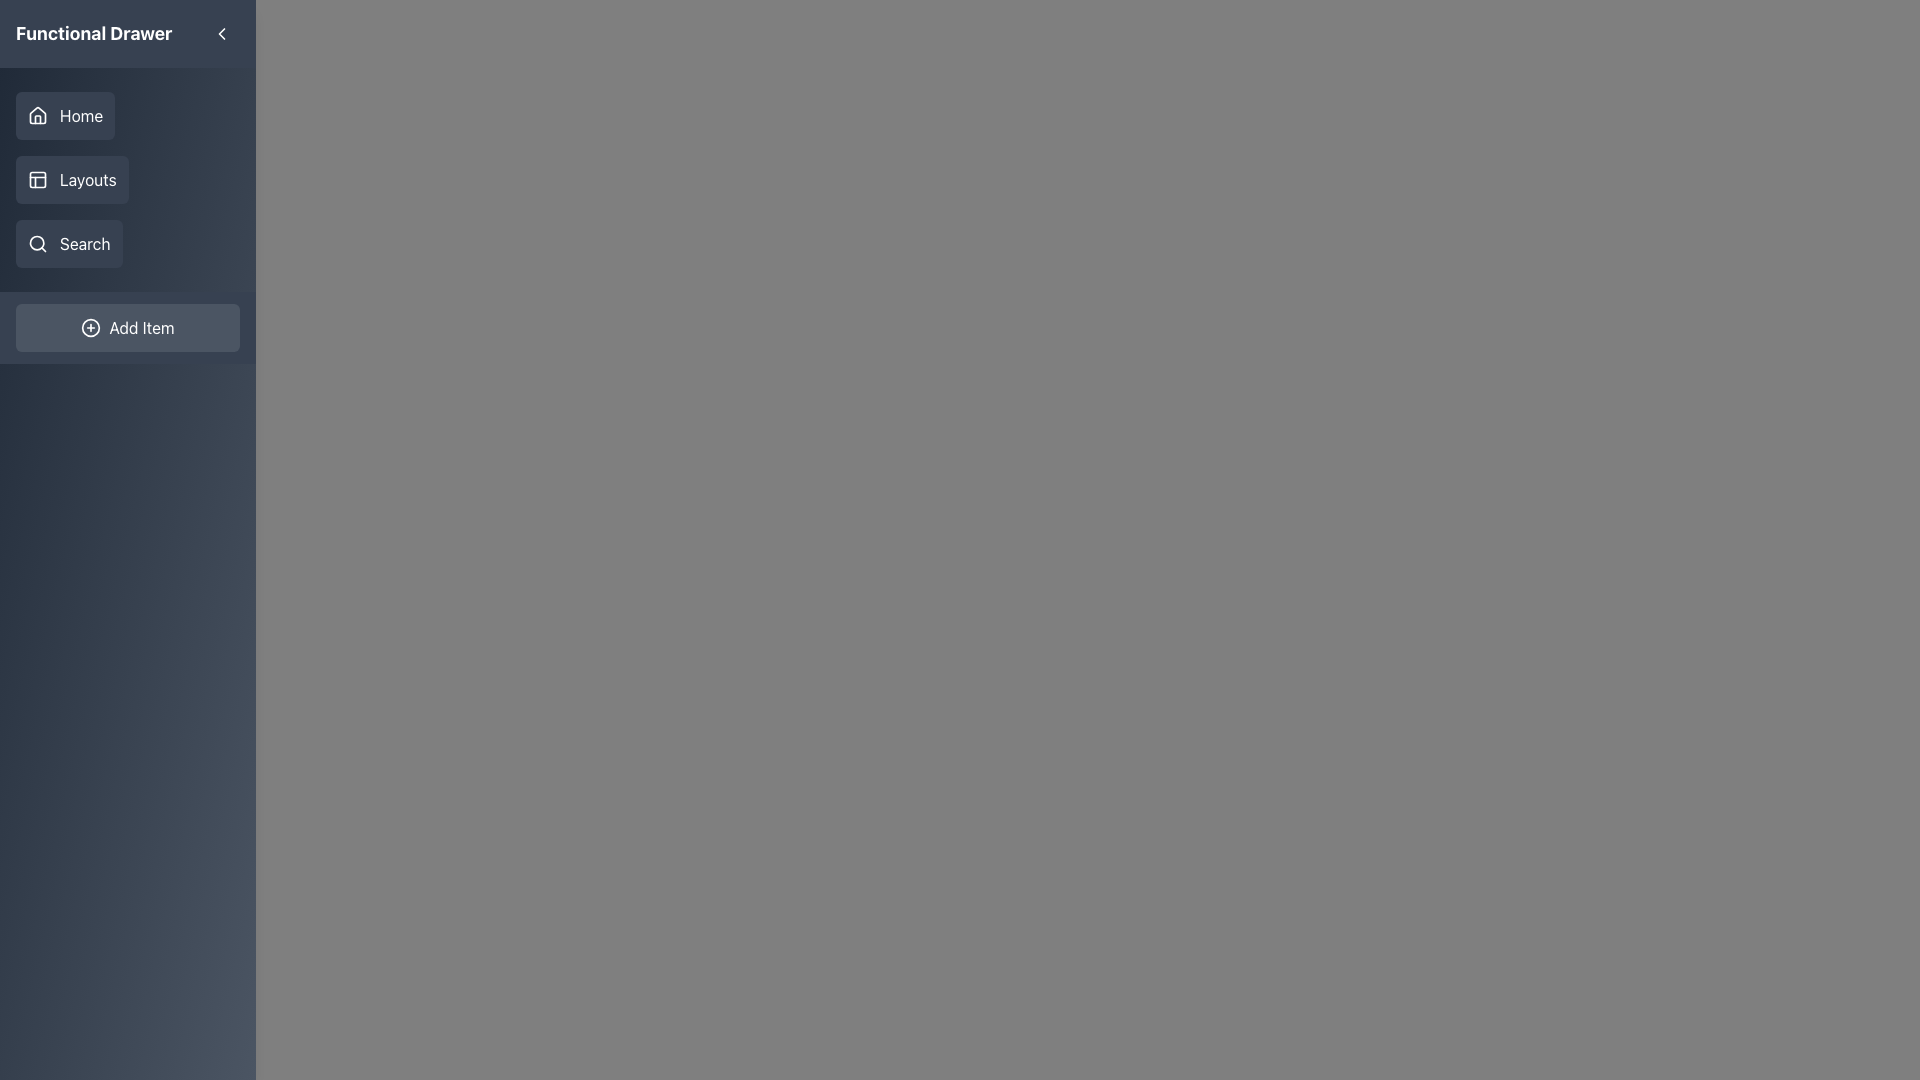 This screenshot has width=1920, height=1080. What do you see at coordinates (65, 115) in the screenshot?
I see `the 'Home' button with a house icon located in the left sidebar` at bounding box center [65, 115].